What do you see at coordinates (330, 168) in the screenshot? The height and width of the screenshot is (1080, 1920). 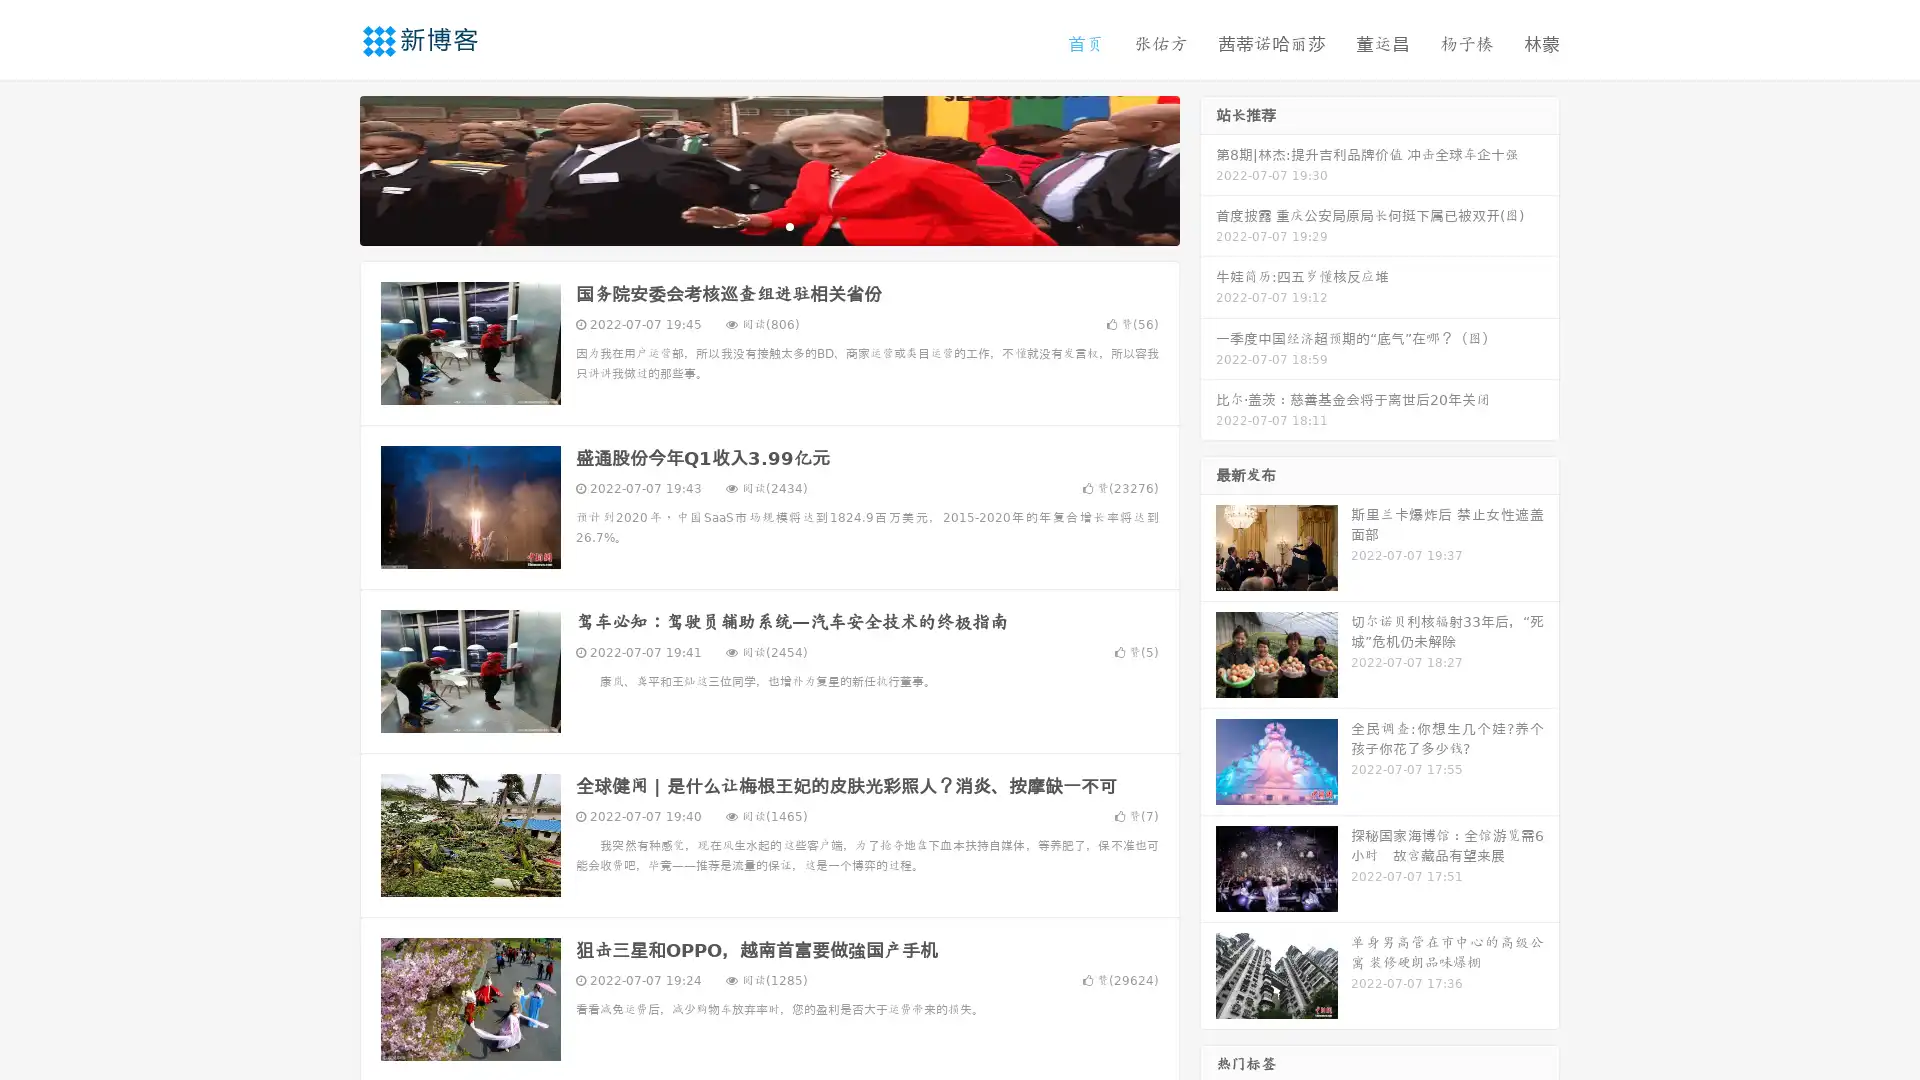 I see `Previous slide` at bounding box center [330, 168].